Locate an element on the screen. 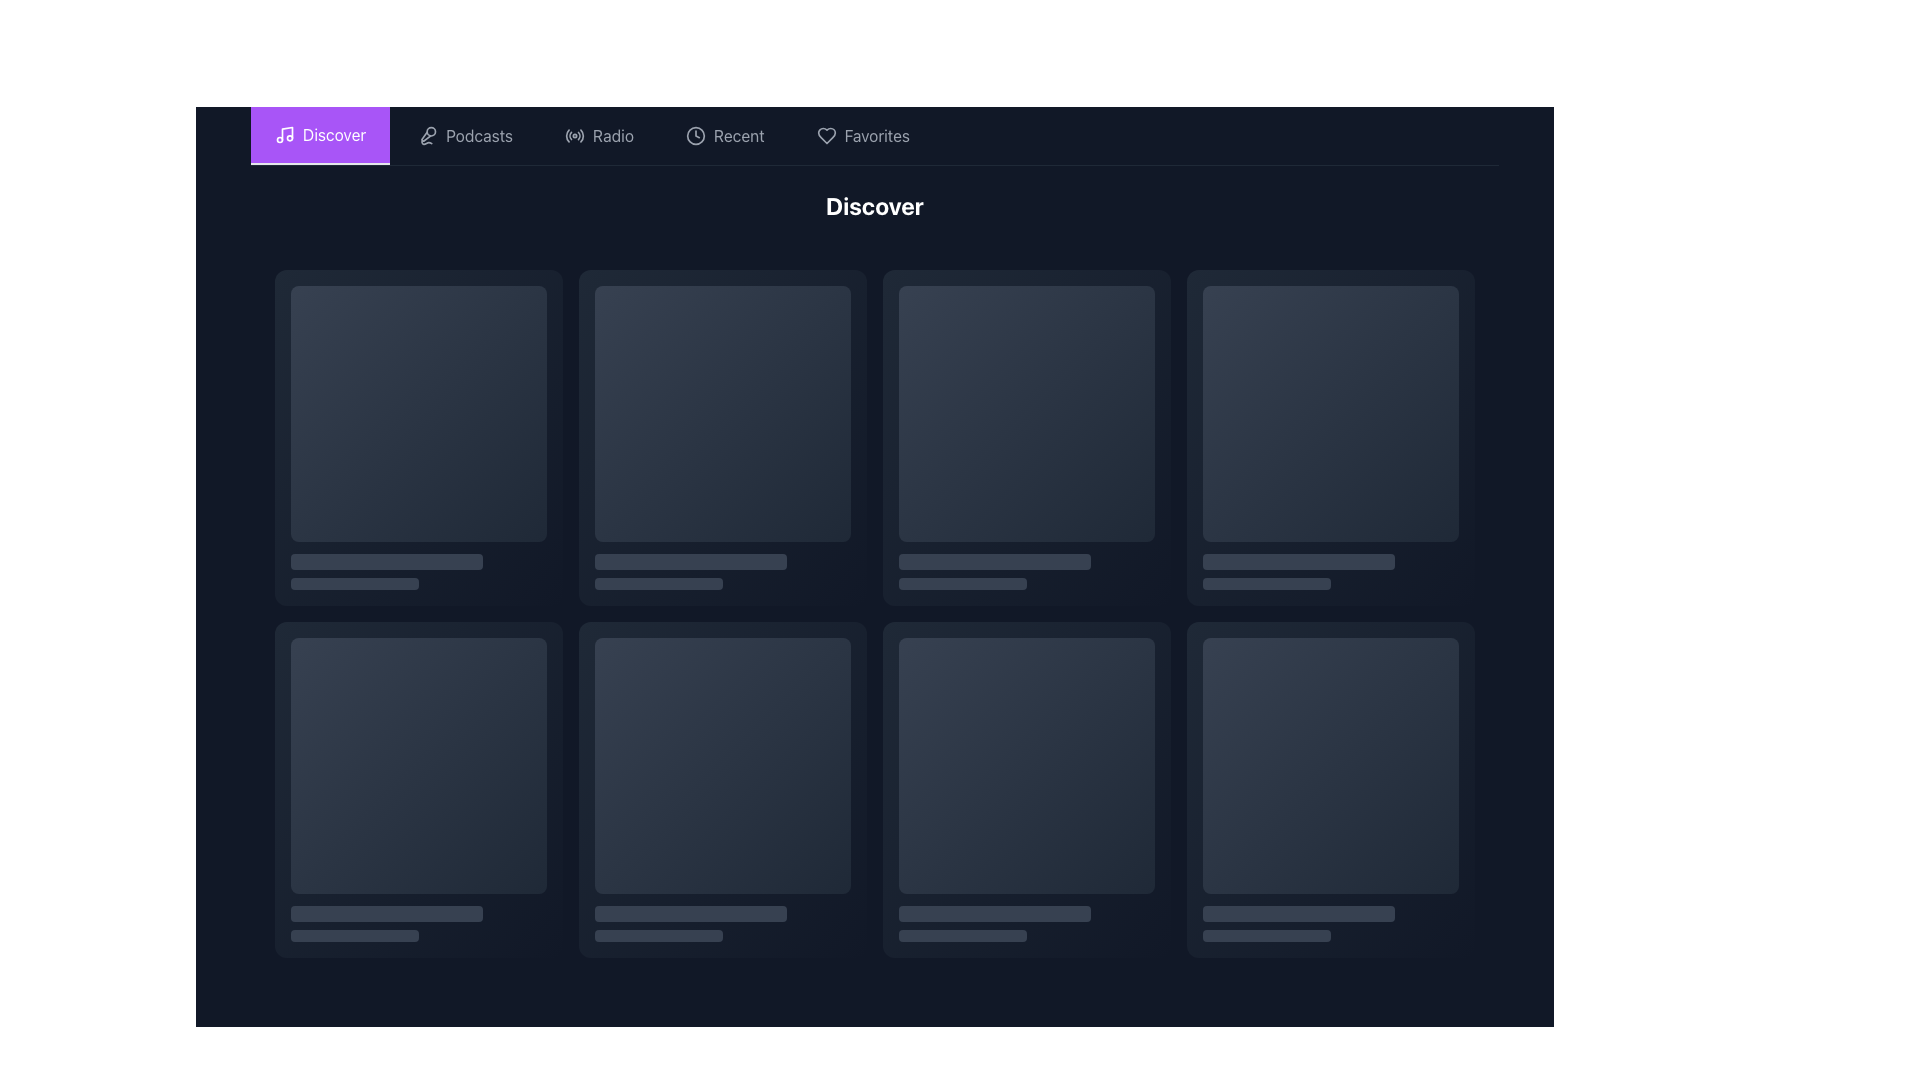 This screenshot has height=1080, width=1920. the heart-shaped outline icon located near the Favorites text in the navigation bar is located at coordinates (826, 135).